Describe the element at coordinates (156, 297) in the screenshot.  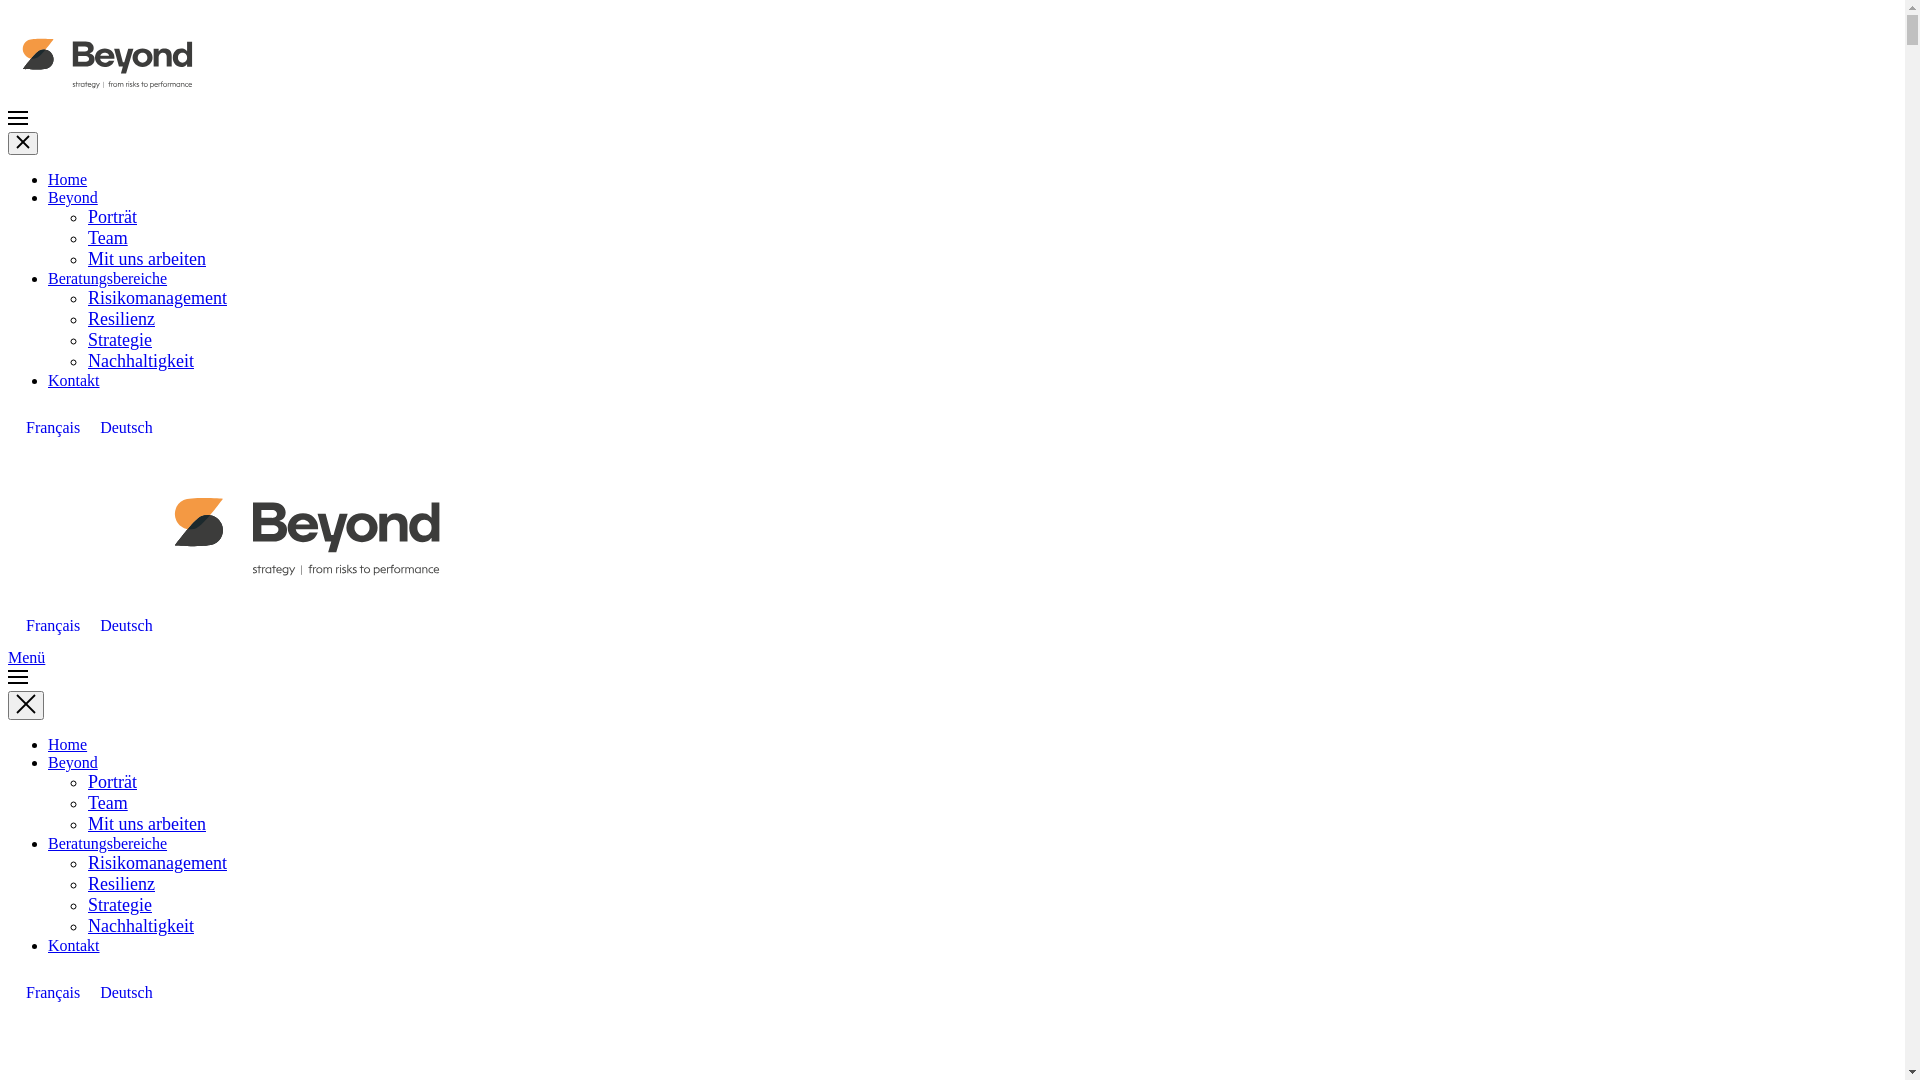
I see `'Risikomanagement'` at that location.